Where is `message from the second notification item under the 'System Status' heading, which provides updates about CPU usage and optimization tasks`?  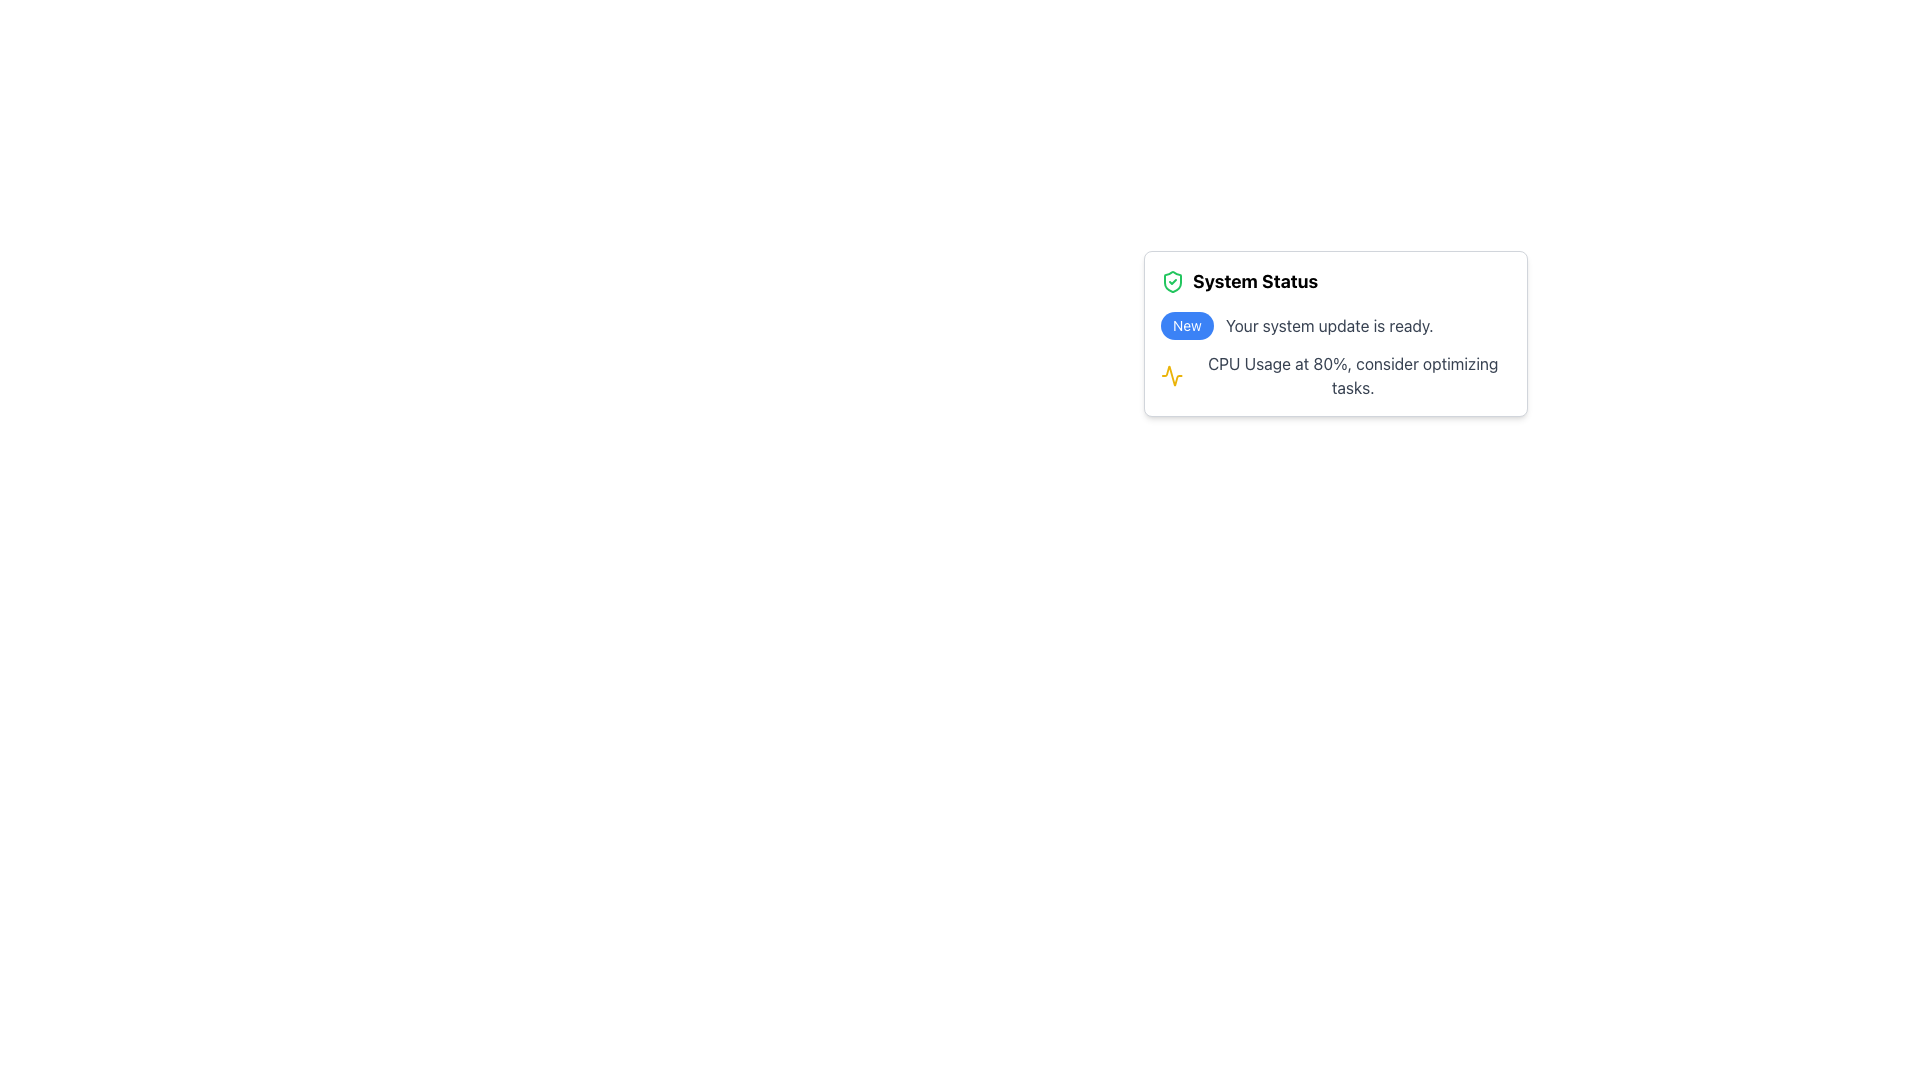
message from the second notification item under the 'System Status' heading, which provides updates about CPU usage and optimization tasks is located at coordinates (1335, 375).